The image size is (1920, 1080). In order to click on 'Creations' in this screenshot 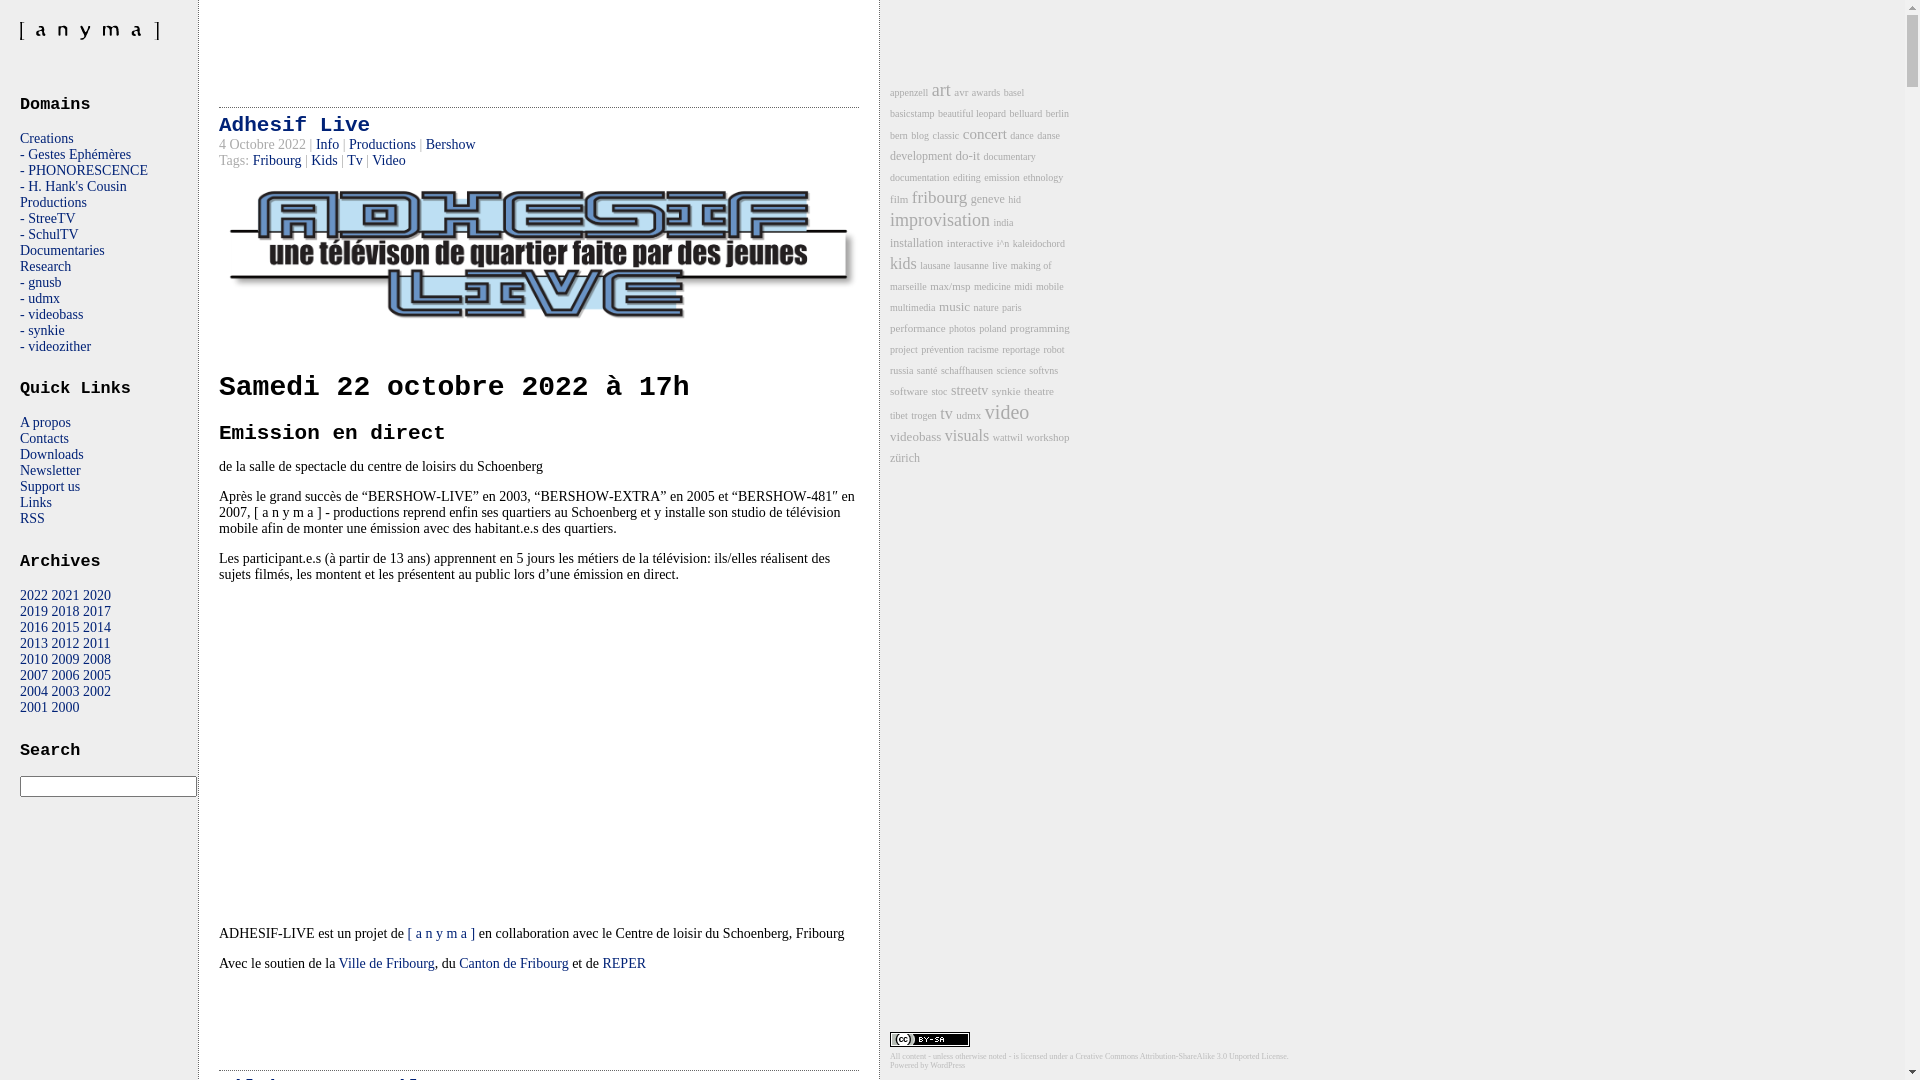, I will do `click(19, 137)`.